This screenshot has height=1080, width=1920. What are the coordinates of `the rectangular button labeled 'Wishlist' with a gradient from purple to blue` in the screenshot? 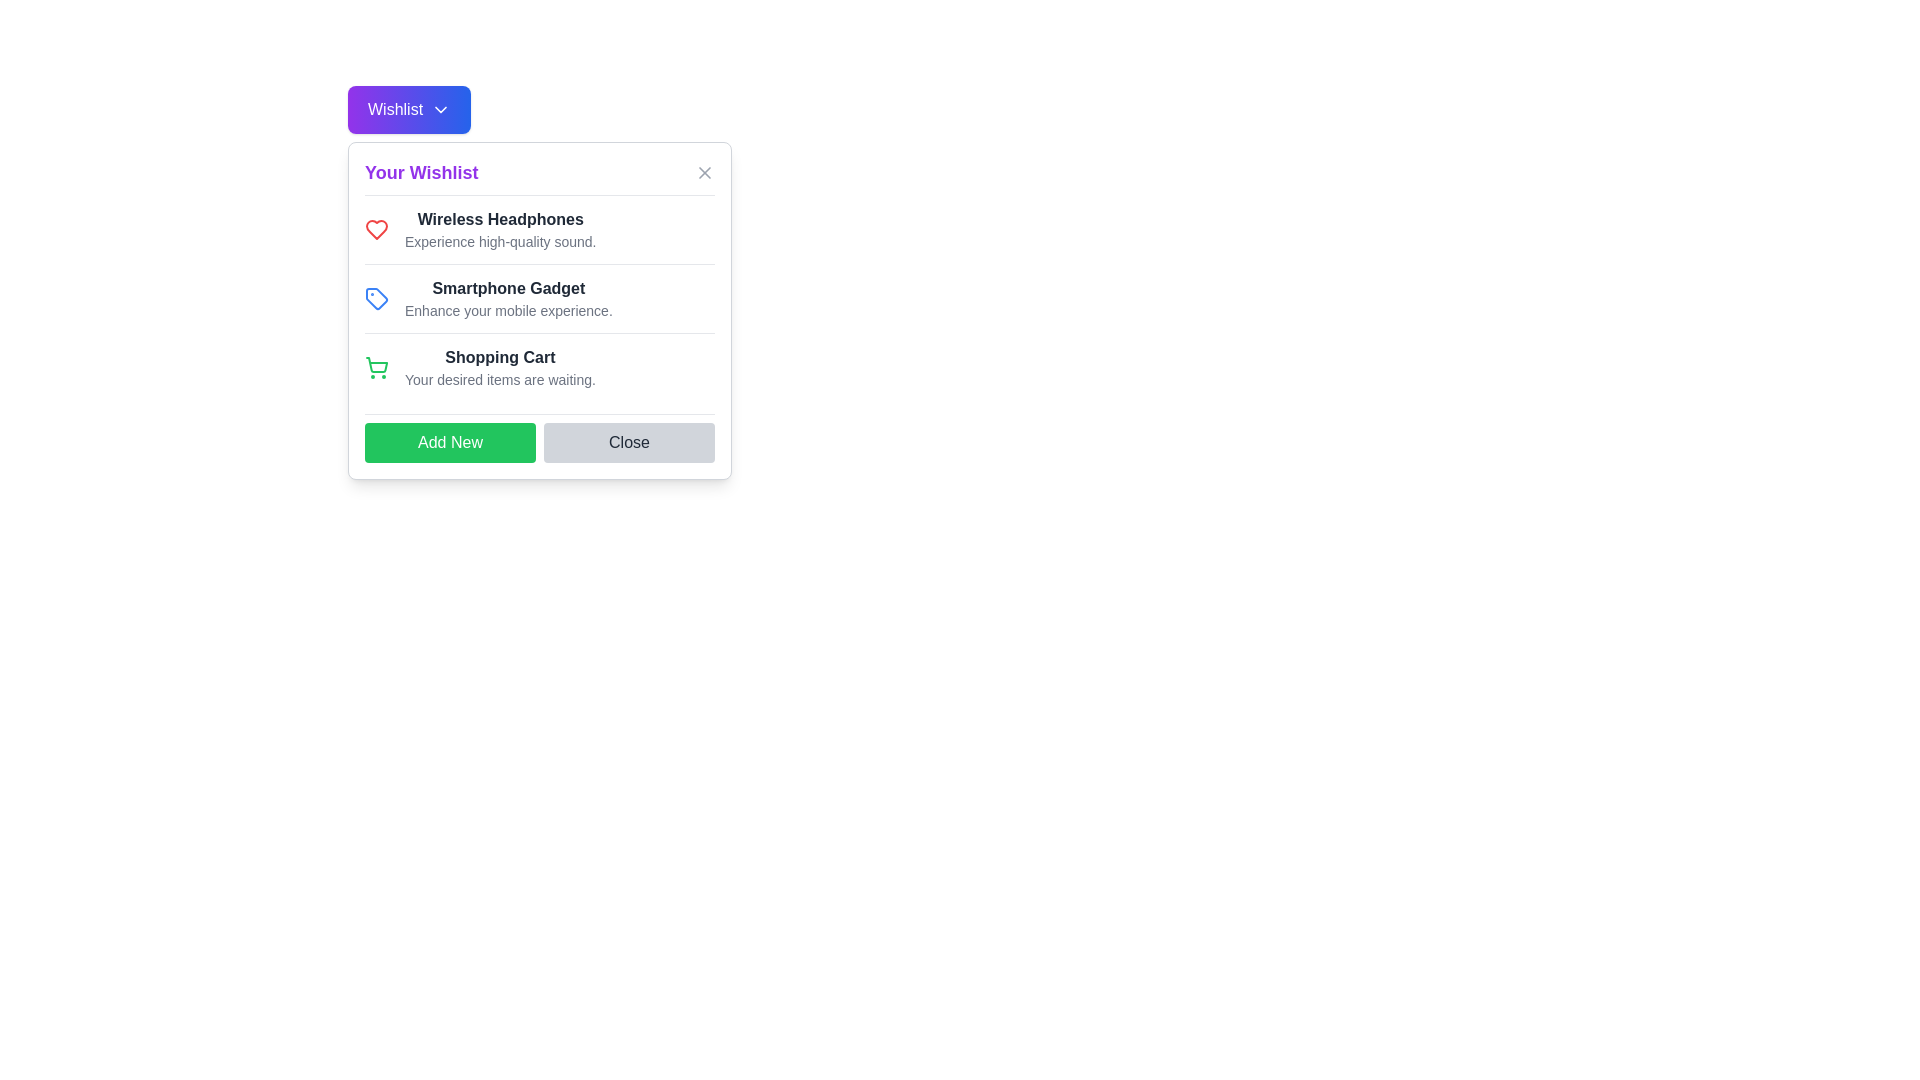 It's located at (408, 110).